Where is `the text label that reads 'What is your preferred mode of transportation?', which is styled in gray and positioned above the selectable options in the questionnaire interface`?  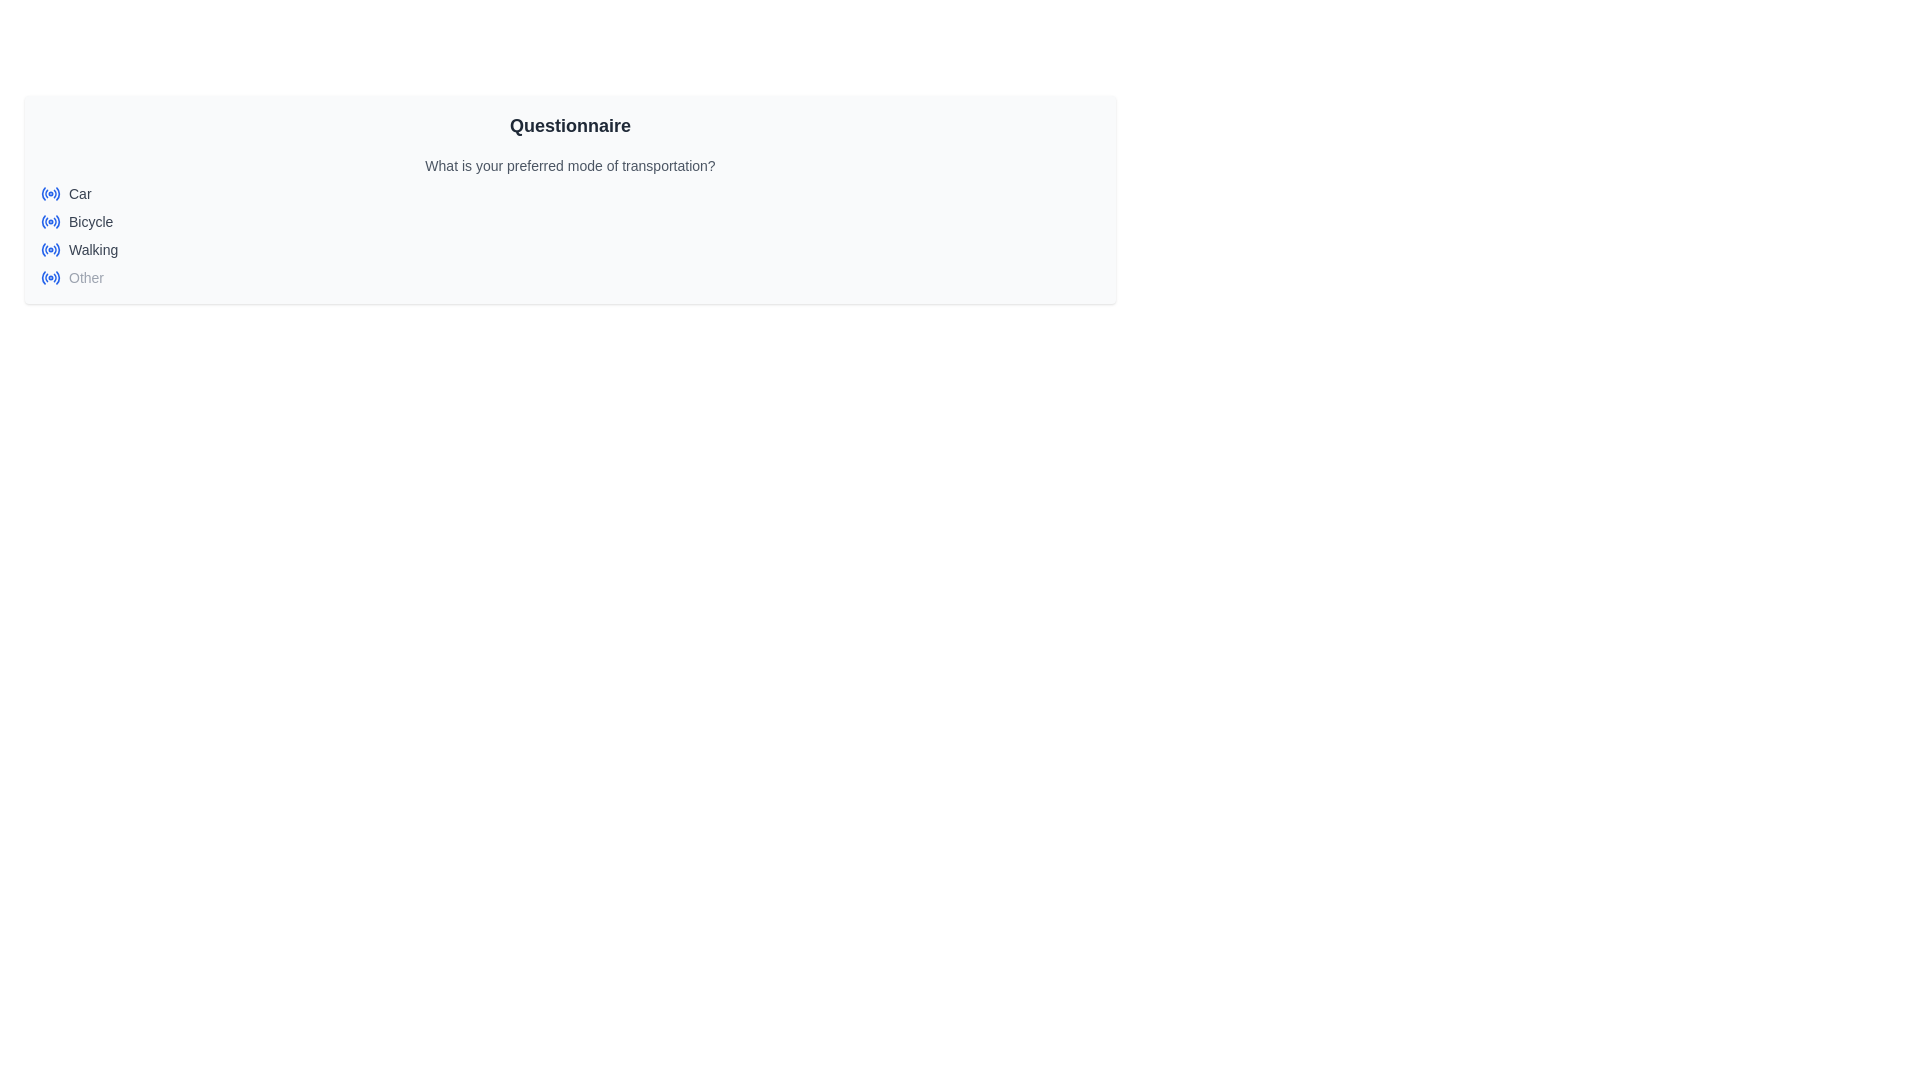
the text label that reads 'What is your preferred mode of transportation?', which is styled in gray and positioned above the selectable options in the questionnaire interface is located at coordinates (569, 164).